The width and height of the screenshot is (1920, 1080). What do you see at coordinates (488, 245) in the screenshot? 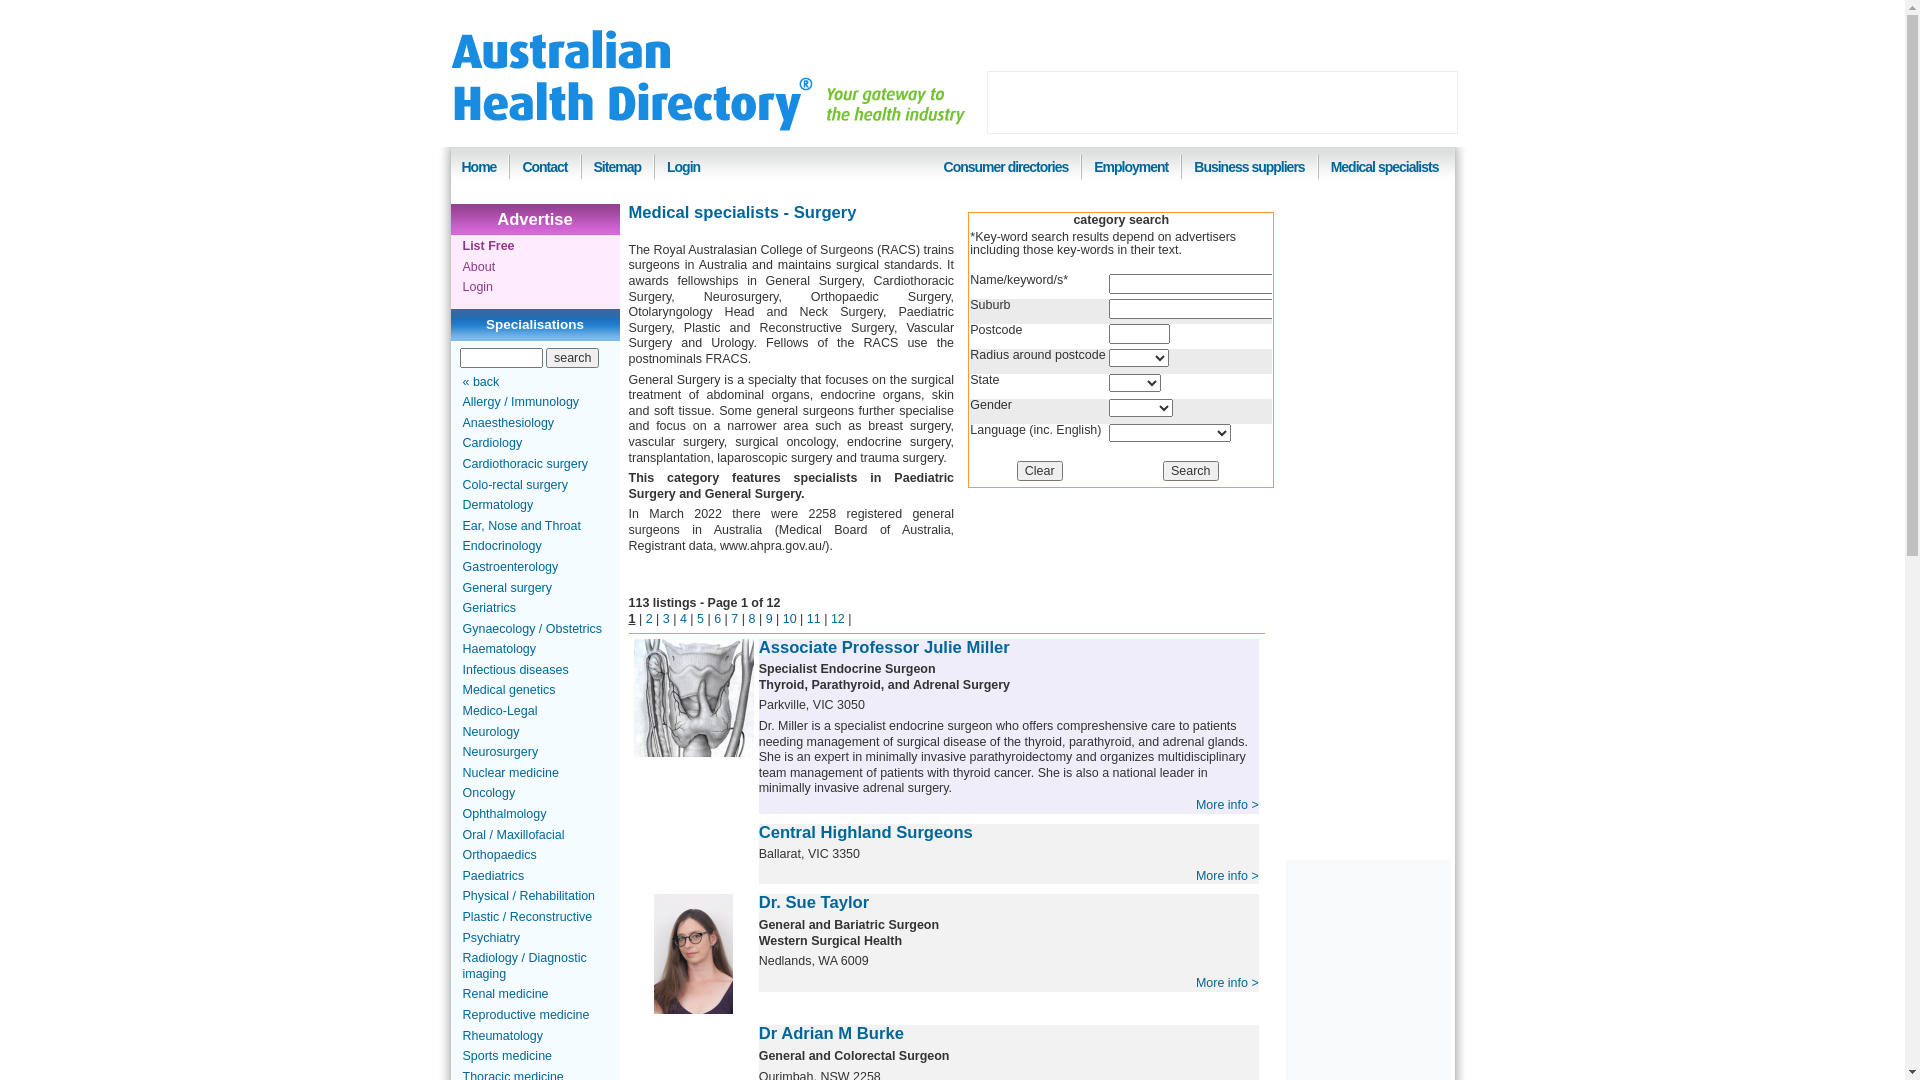
I see `'List Free'` at bounding box center [488, 245].